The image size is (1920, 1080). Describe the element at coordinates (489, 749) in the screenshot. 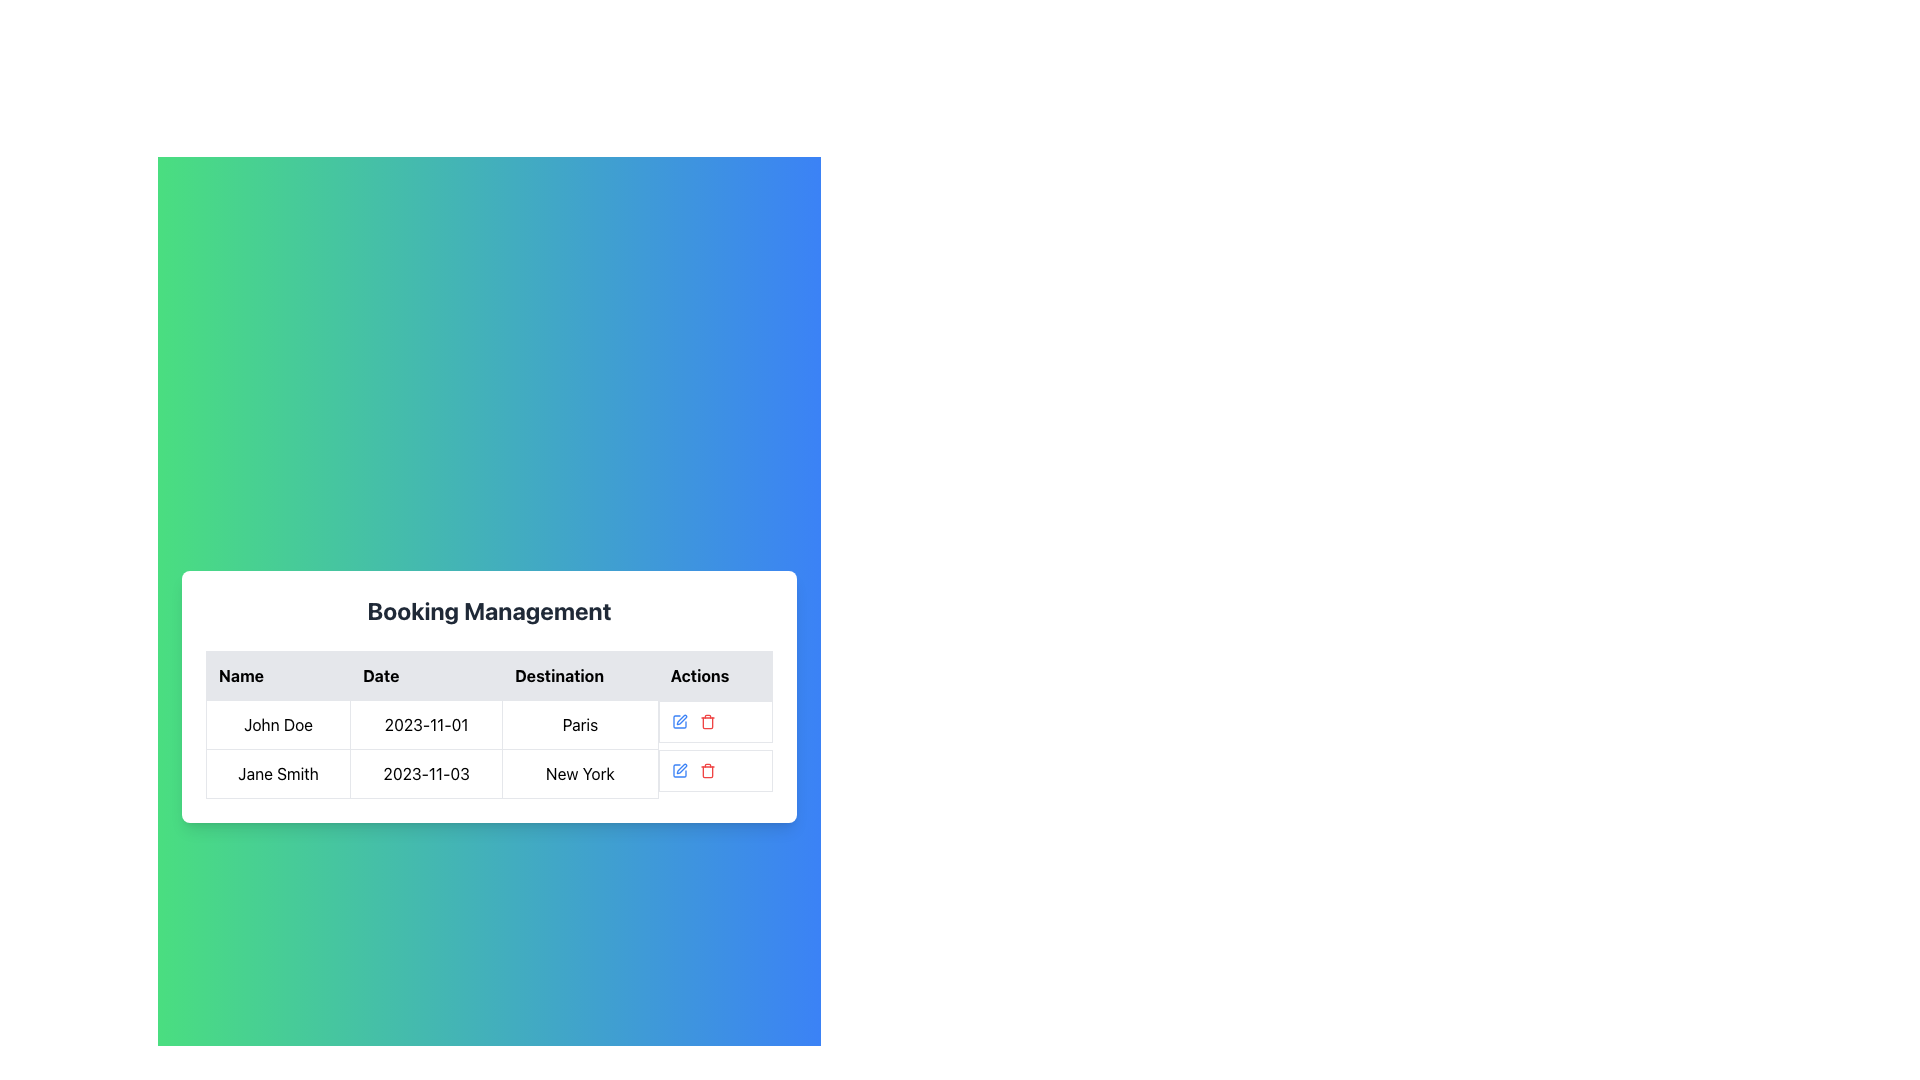

I see `the second row of the data grid containing 'Jane Smith', '2023-11-03', 'New York', with action icons for editing and deleting` at that location.